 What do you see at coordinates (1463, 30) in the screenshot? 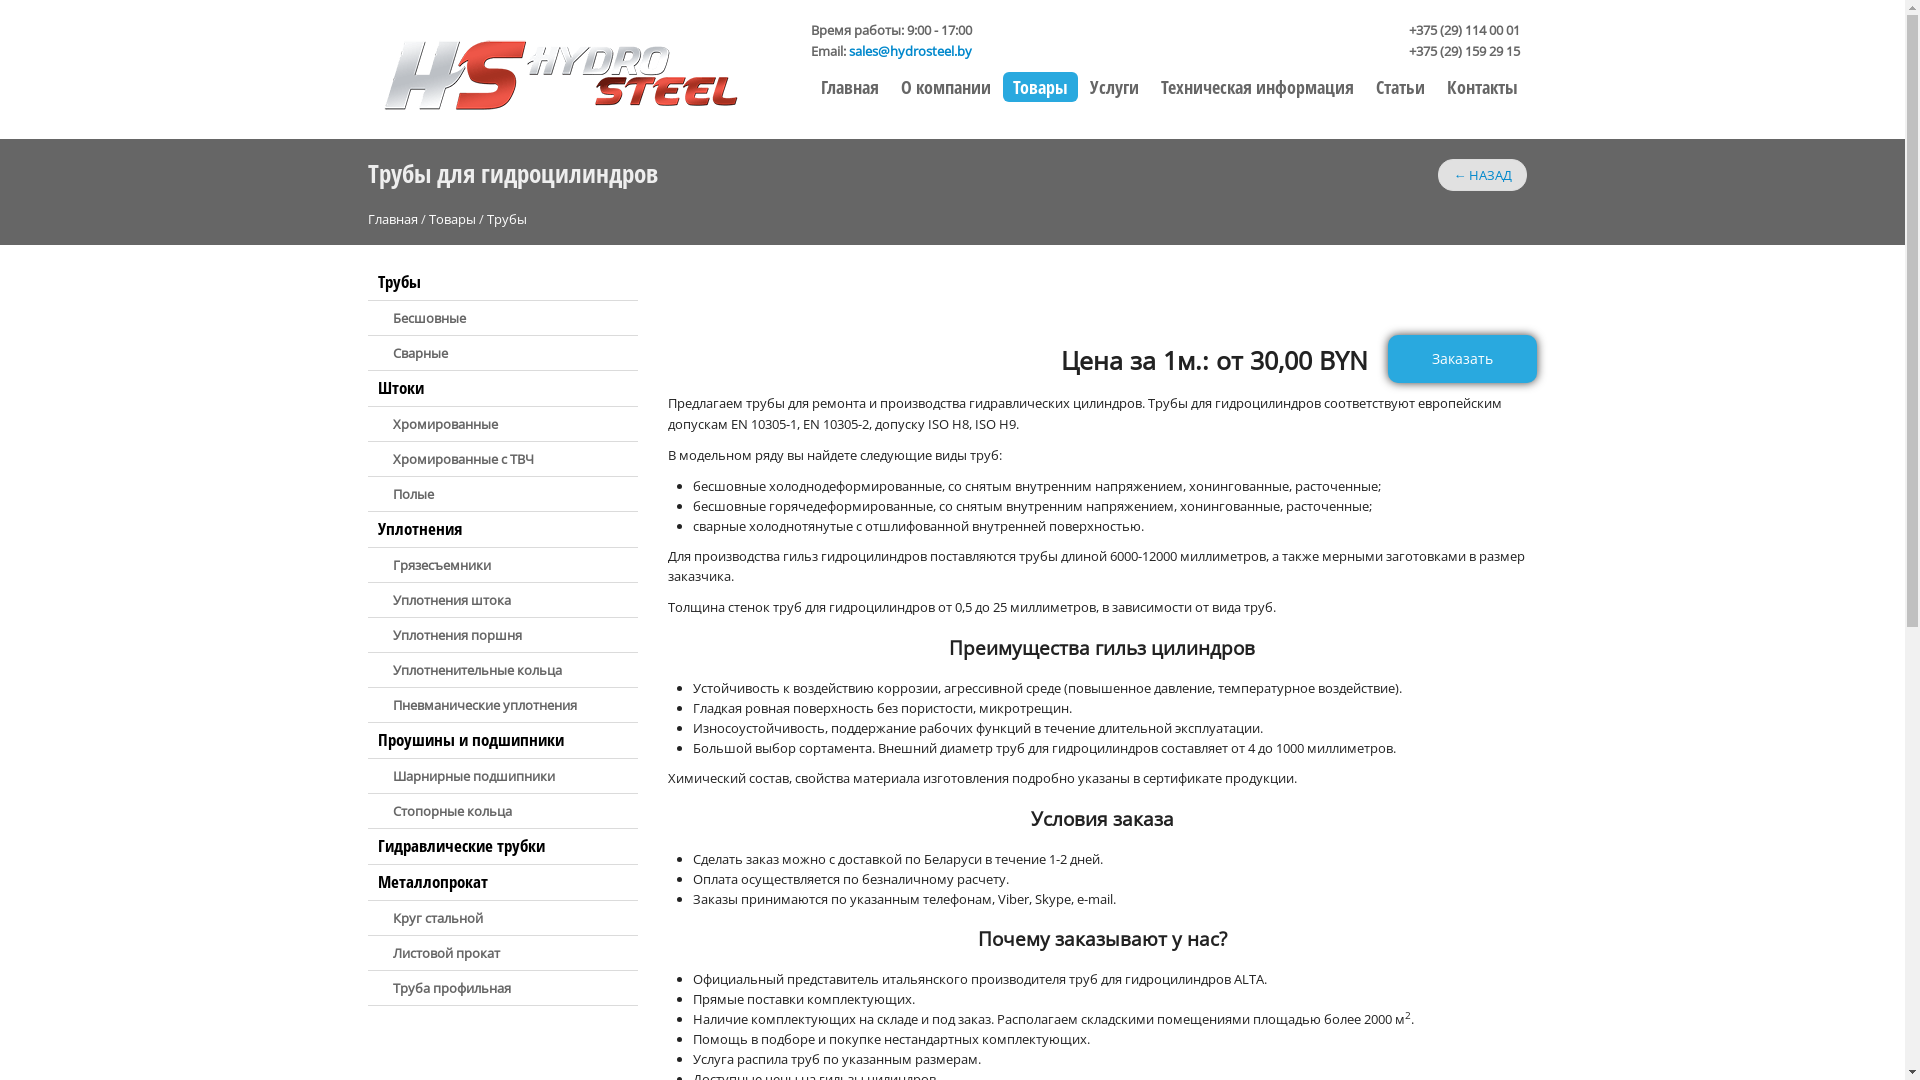
I see `'+375 (29) 114 00 01'` at bounding box center [1463, 30].